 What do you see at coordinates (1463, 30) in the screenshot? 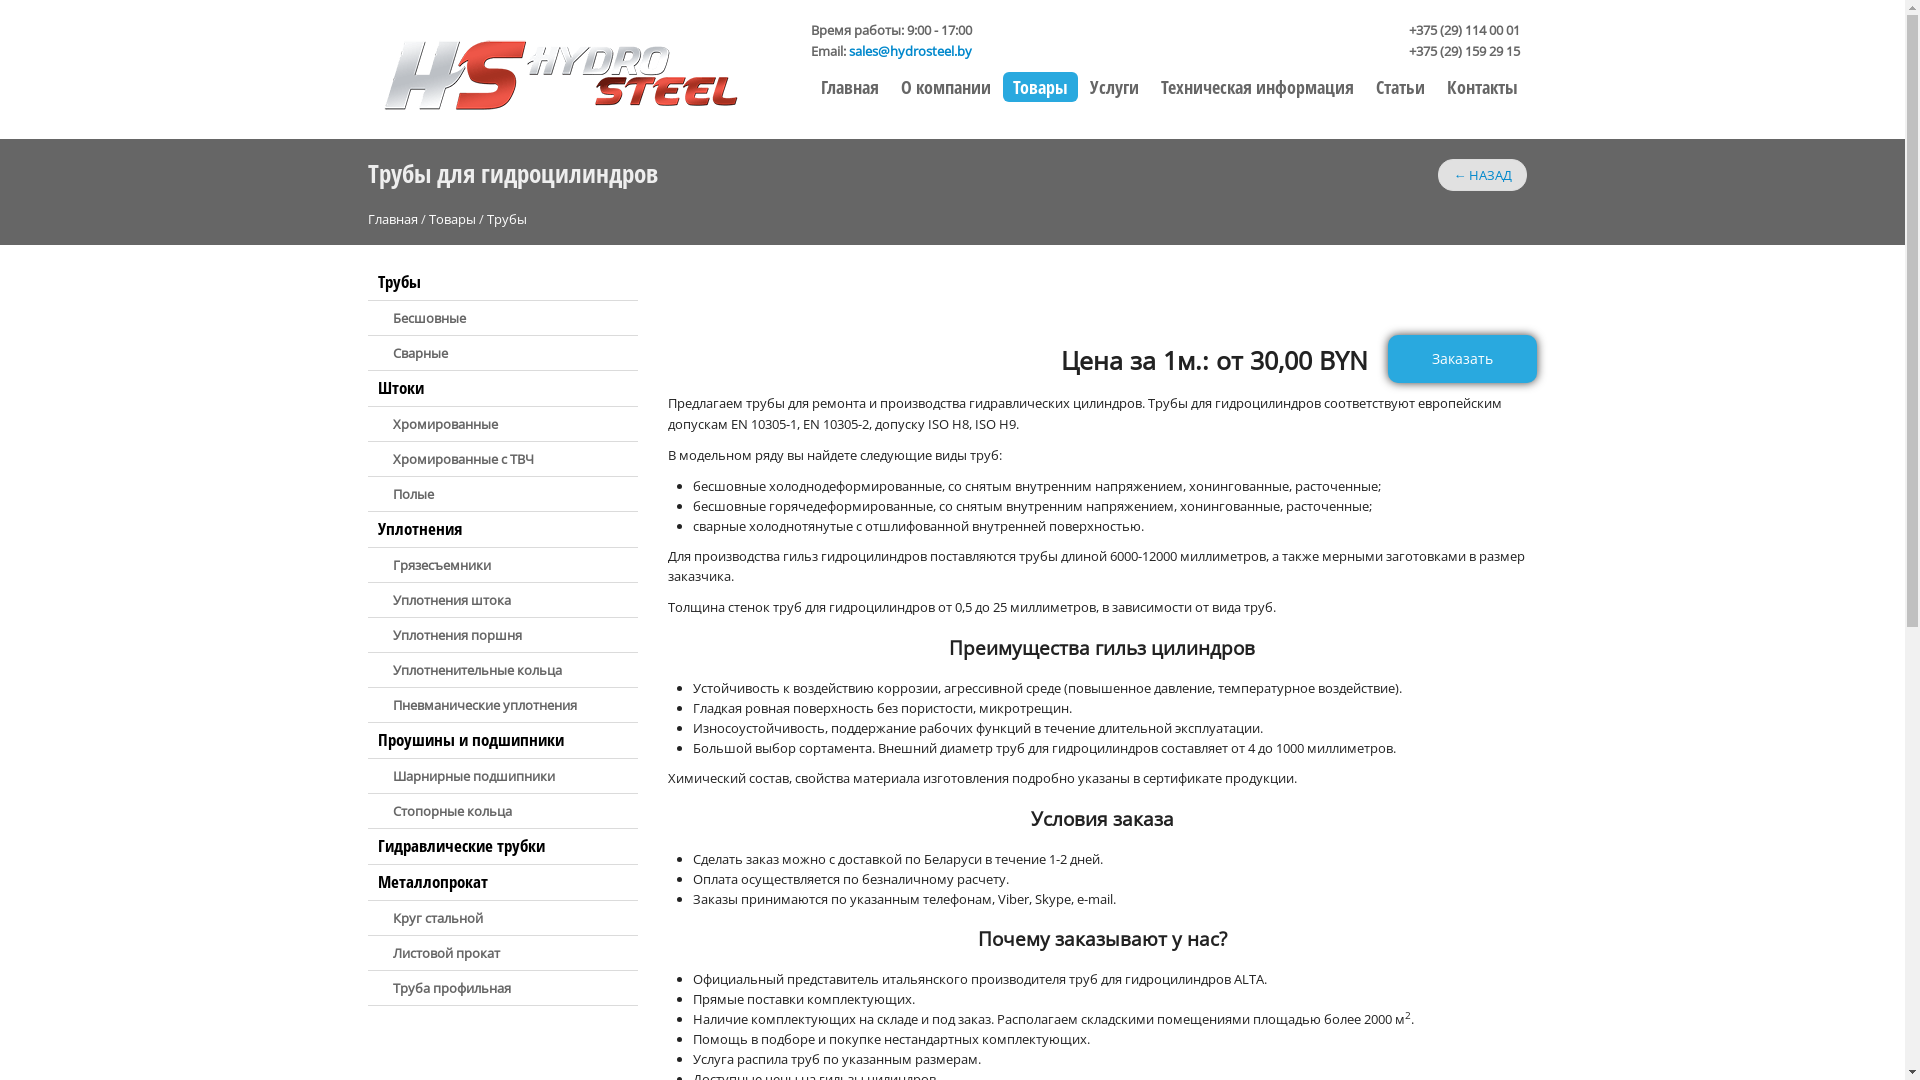
I see `'+375 (29) 114 00 01'` at bounding box center [1463, 30].